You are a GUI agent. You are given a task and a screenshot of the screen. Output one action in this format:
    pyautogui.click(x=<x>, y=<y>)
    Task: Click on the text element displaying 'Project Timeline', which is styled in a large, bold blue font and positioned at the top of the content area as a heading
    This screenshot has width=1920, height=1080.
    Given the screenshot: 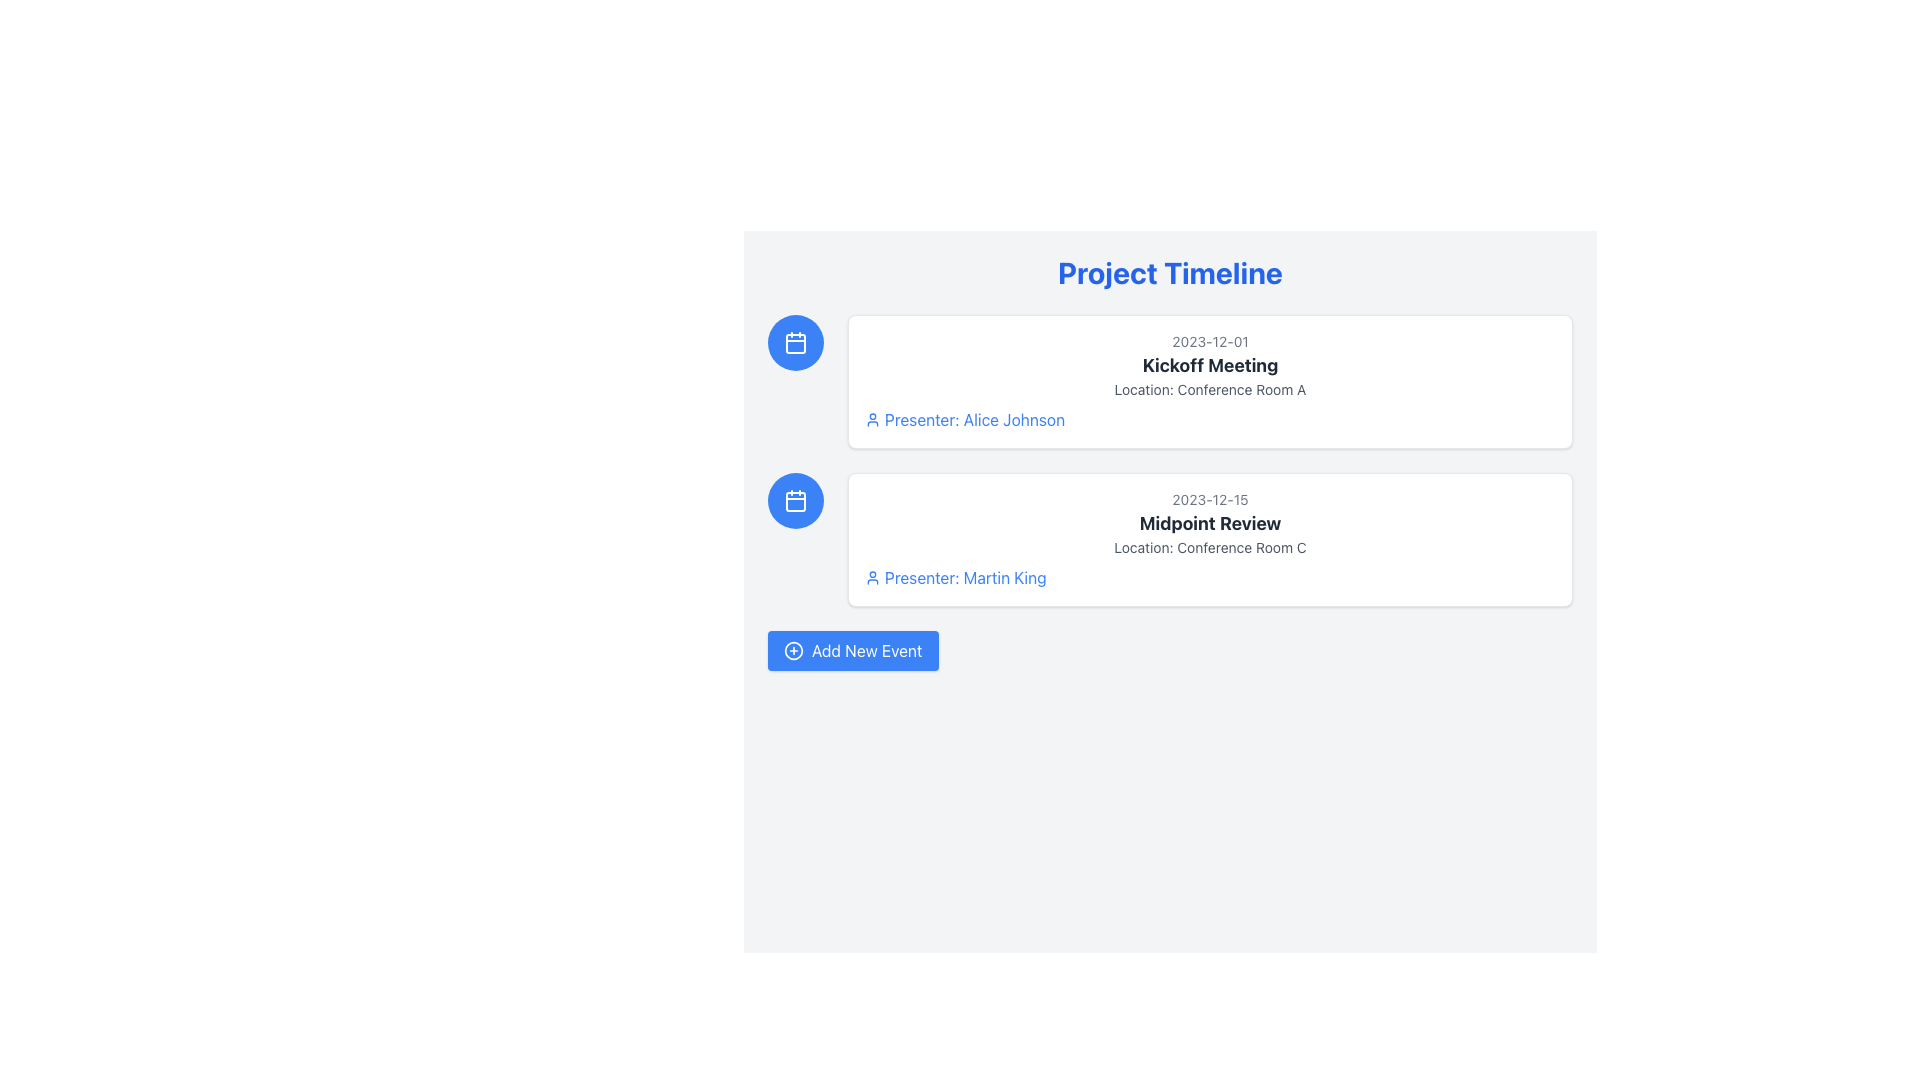 What is the action you would take?
    pyautogui.click(x=1170, y=273)
    